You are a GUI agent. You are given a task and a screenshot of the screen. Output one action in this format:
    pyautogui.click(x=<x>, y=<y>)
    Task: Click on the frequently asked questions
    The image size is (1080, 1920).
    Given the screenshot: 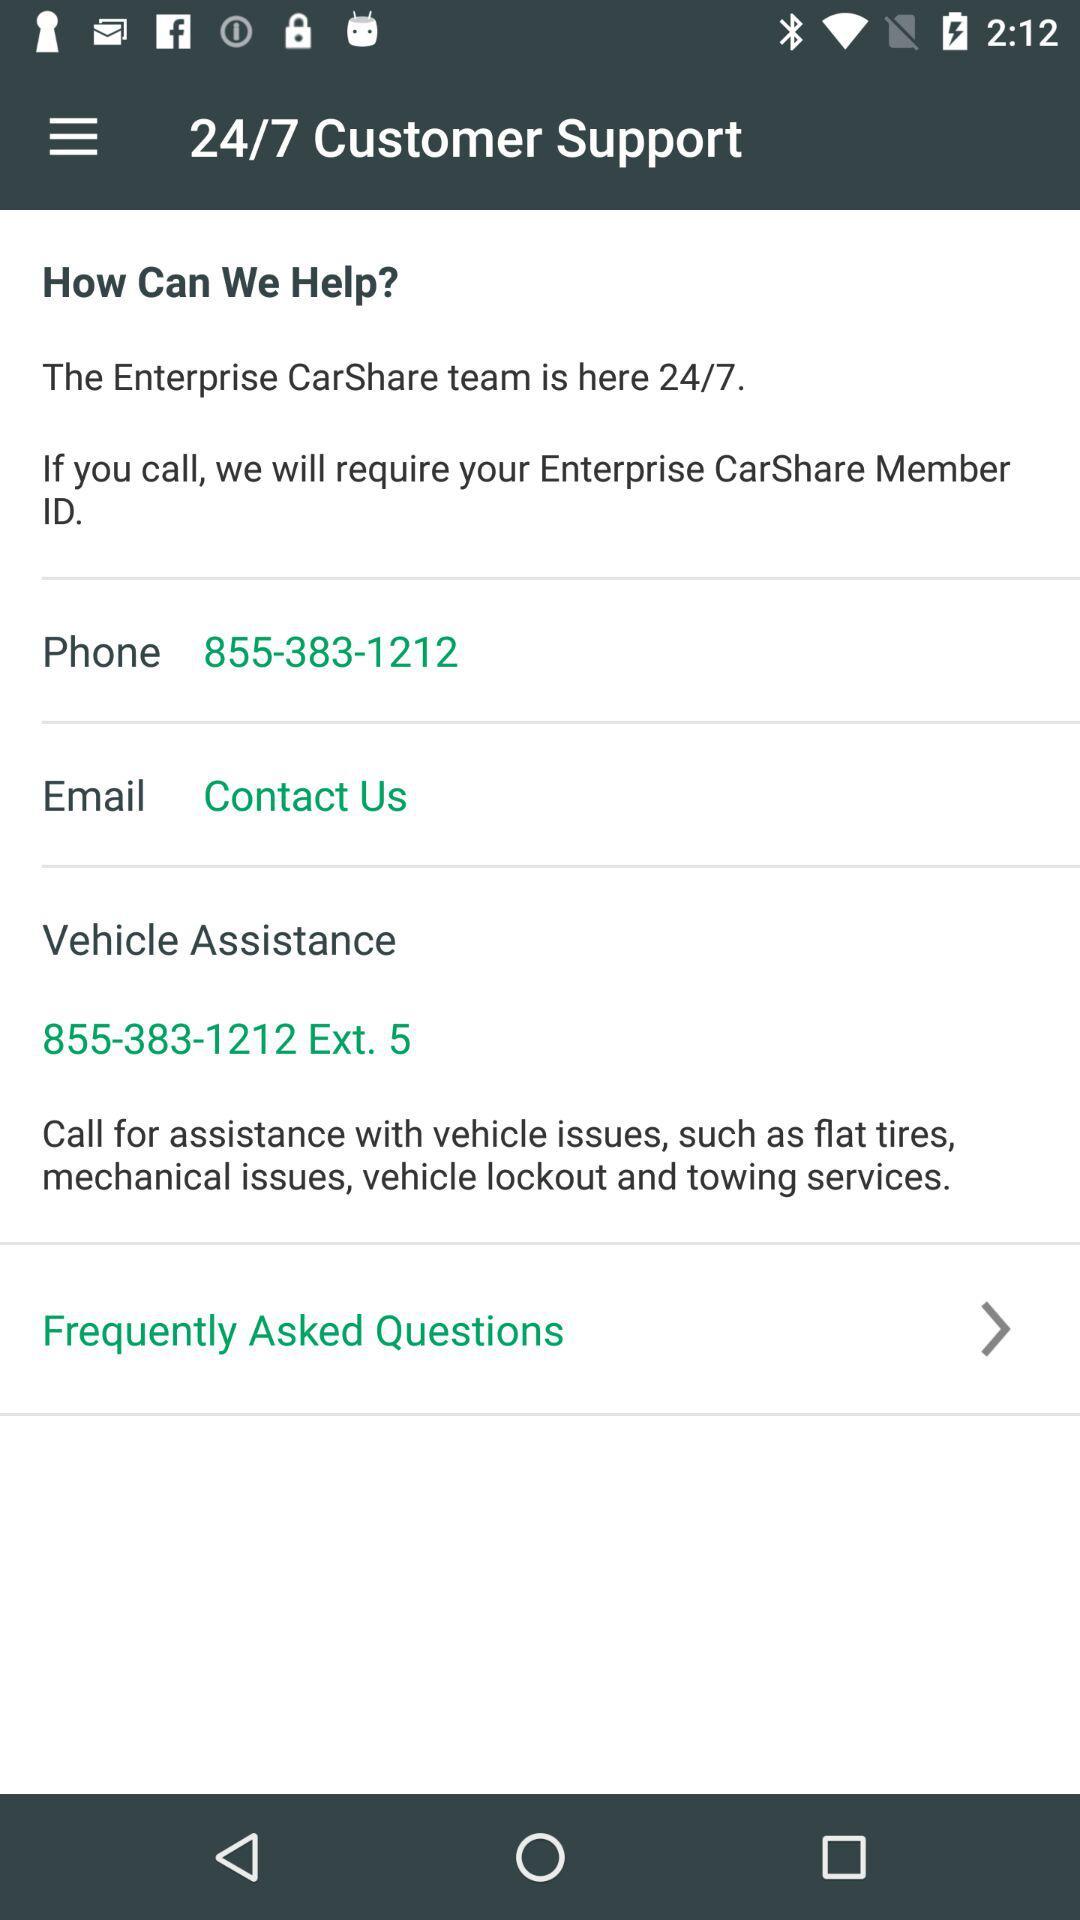 What is the action you would take?
    pyautogui.click(x=540, y=1329)
    